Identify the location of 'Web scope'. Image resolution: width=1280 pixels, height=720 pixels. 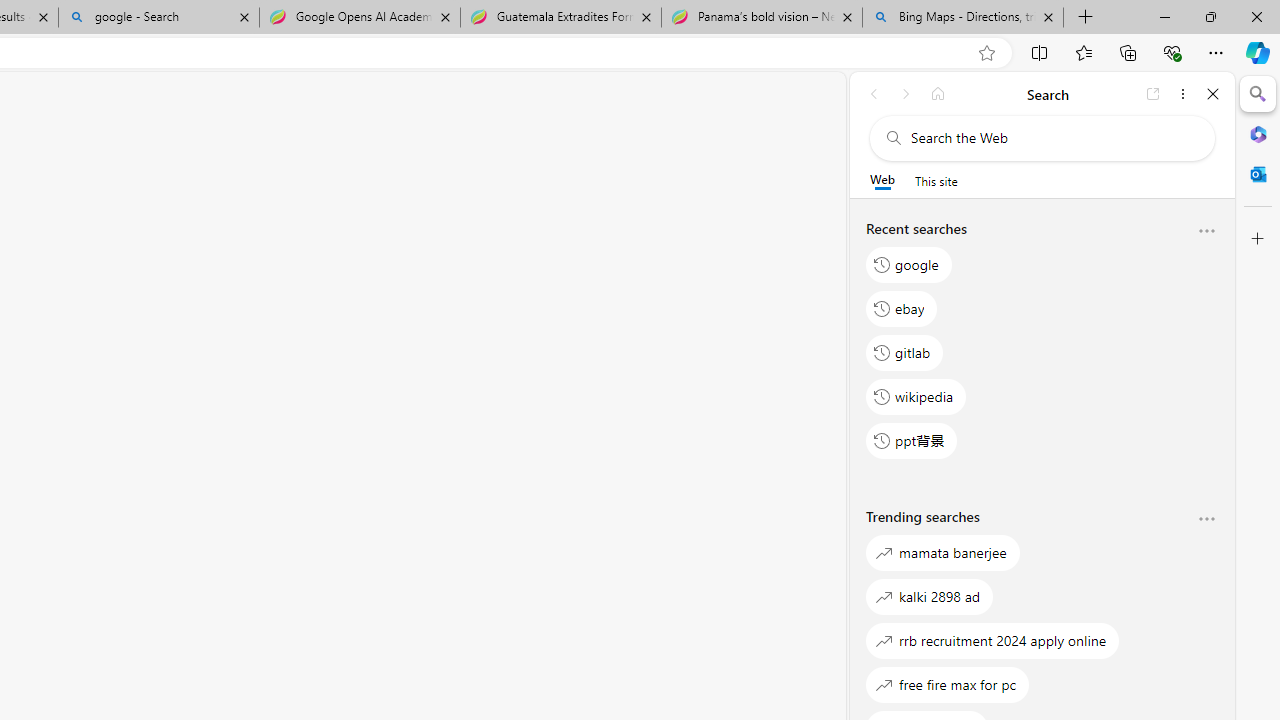
(881, 180).